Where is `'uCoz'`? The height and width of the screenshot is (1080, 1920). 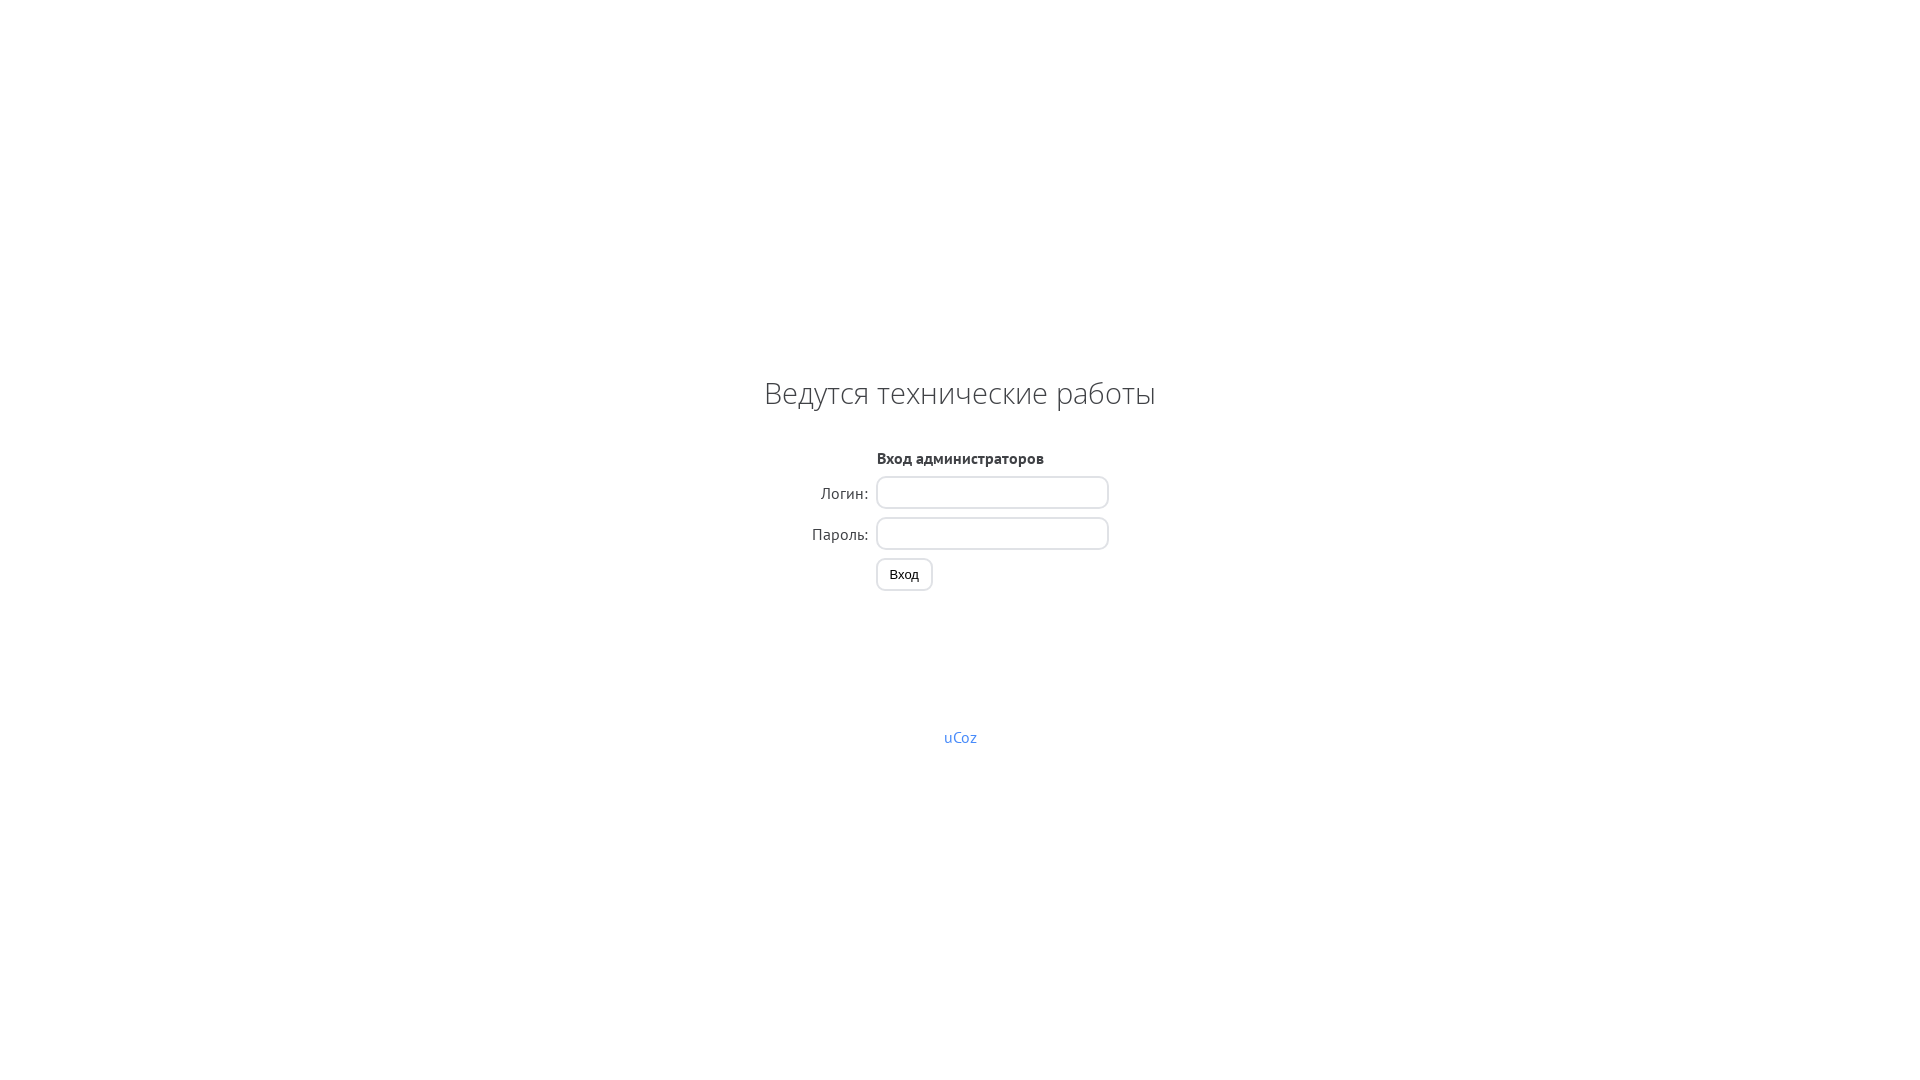 'uCoz' is located at coordinates (960, 736).